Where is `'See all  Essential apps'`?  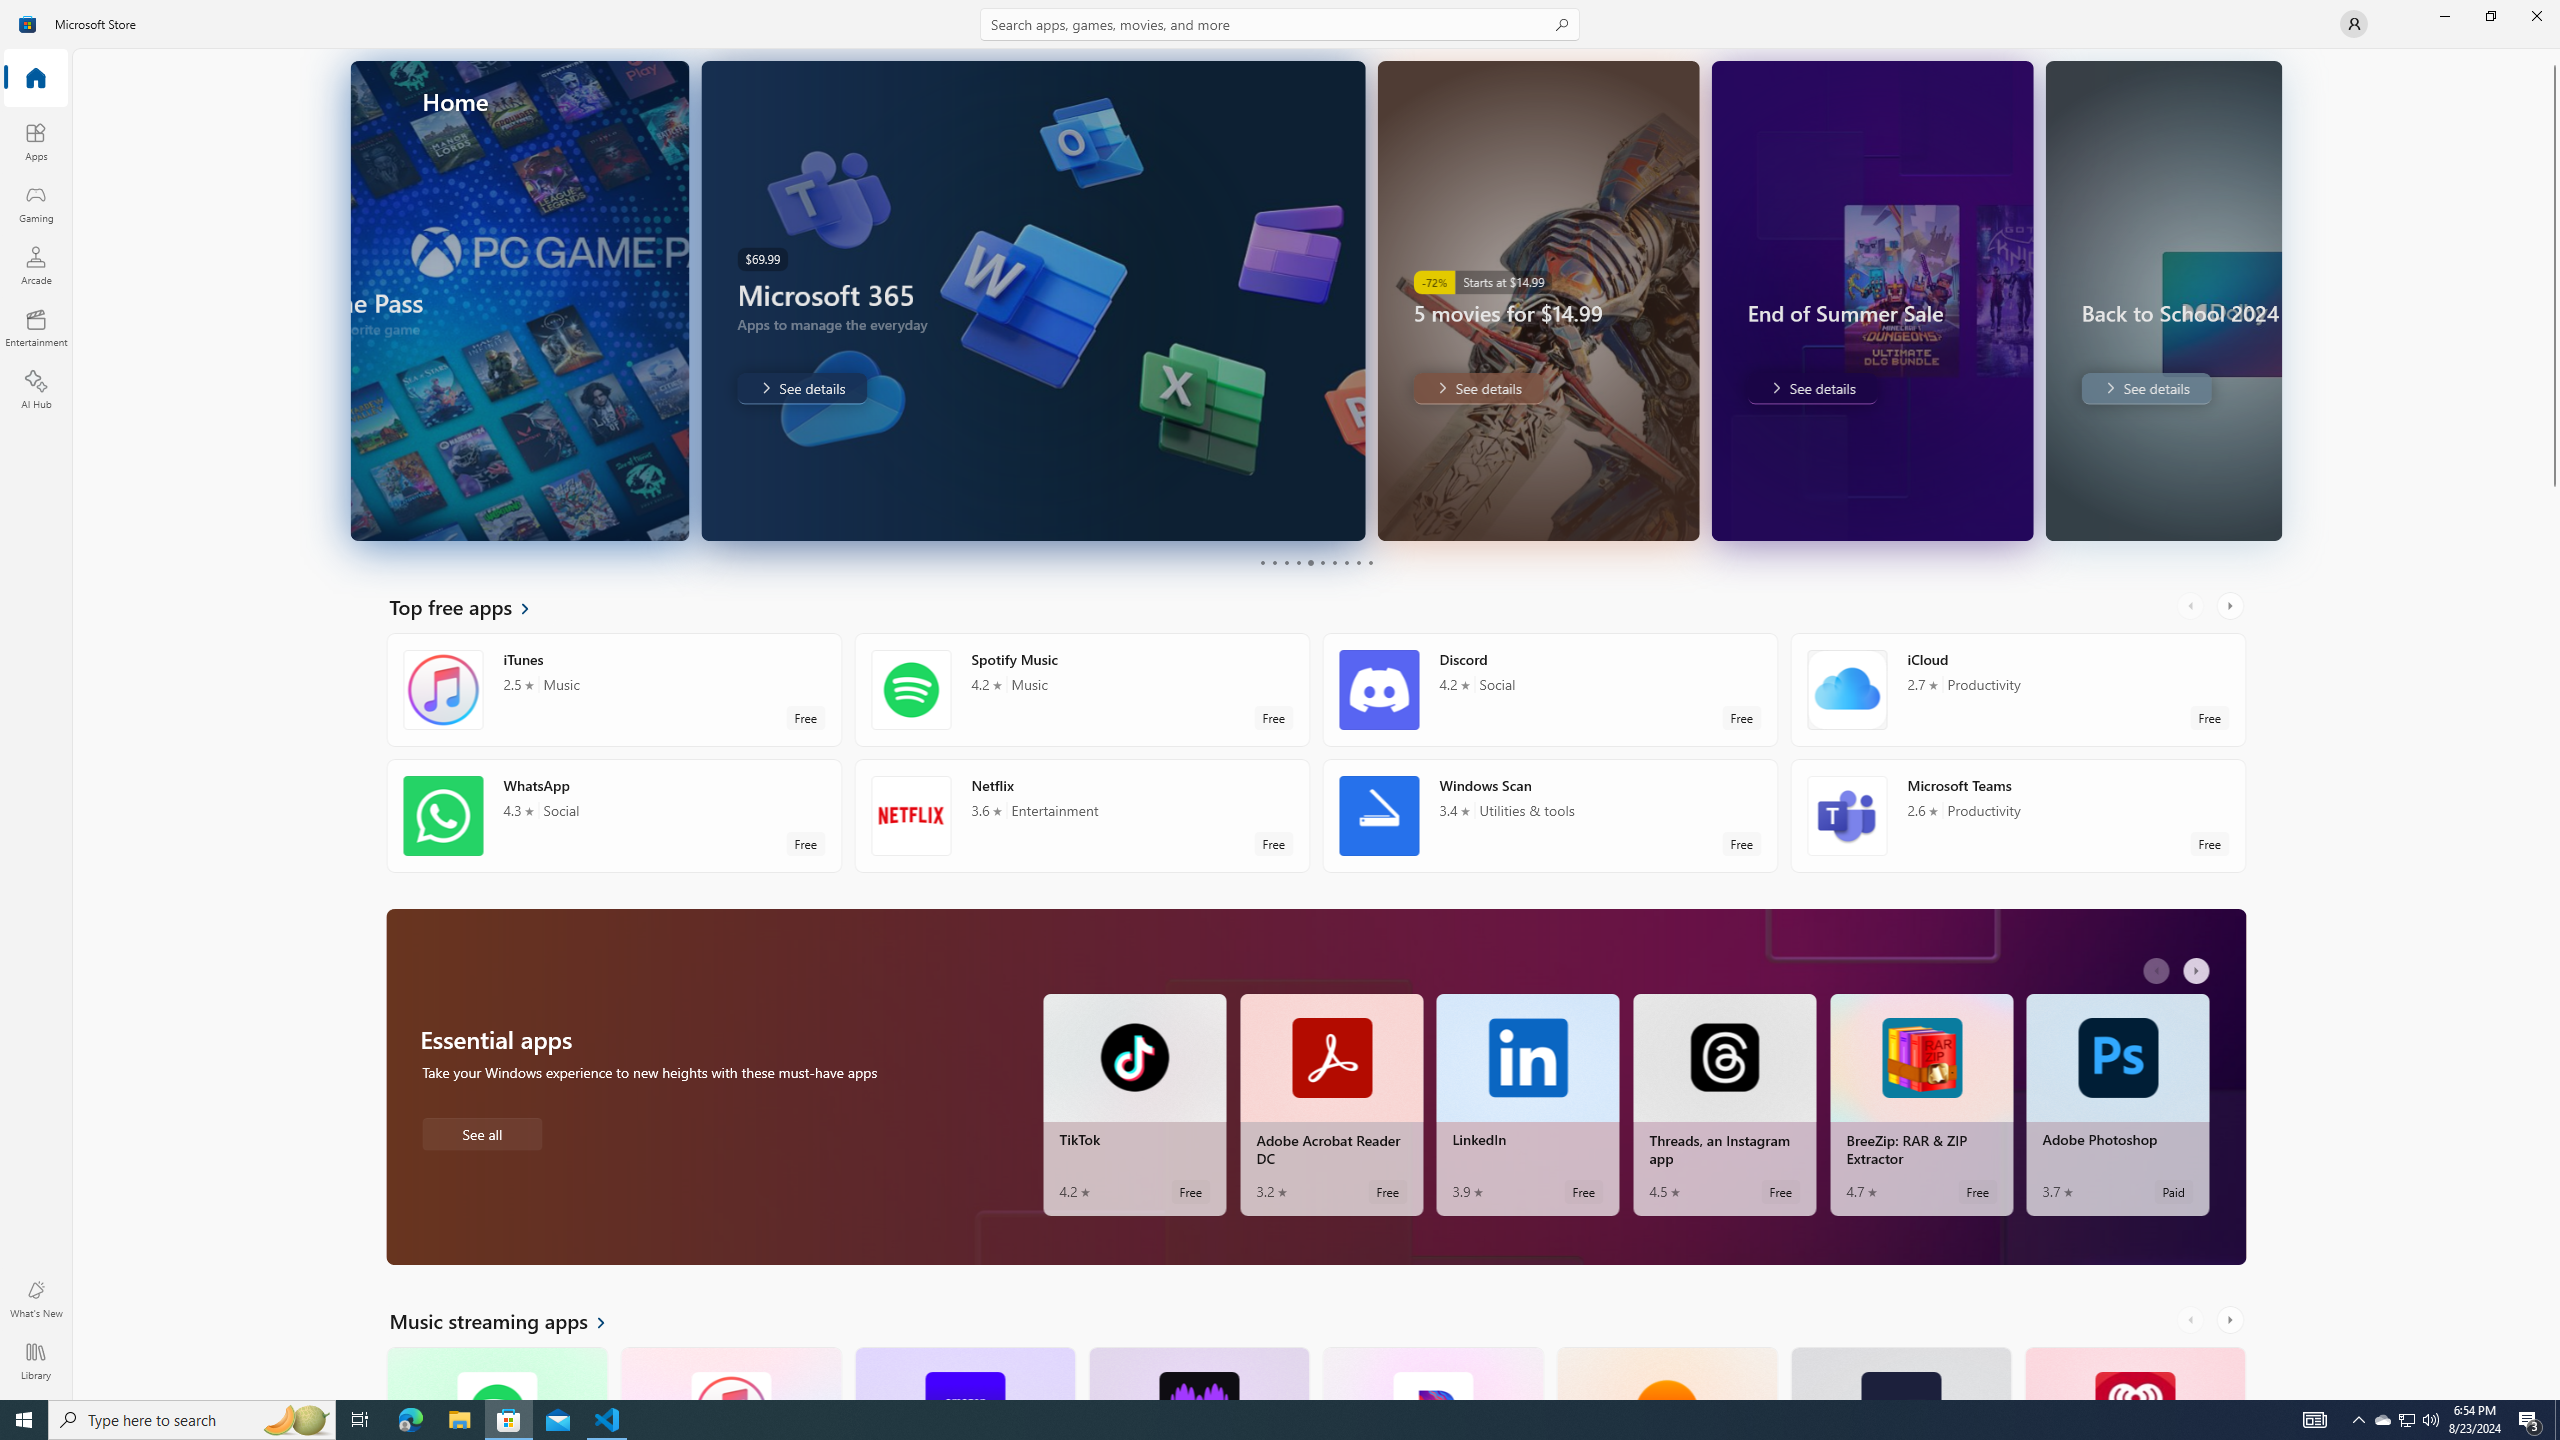 'See all  Essential apps' is located at coordinates (481, 1133).